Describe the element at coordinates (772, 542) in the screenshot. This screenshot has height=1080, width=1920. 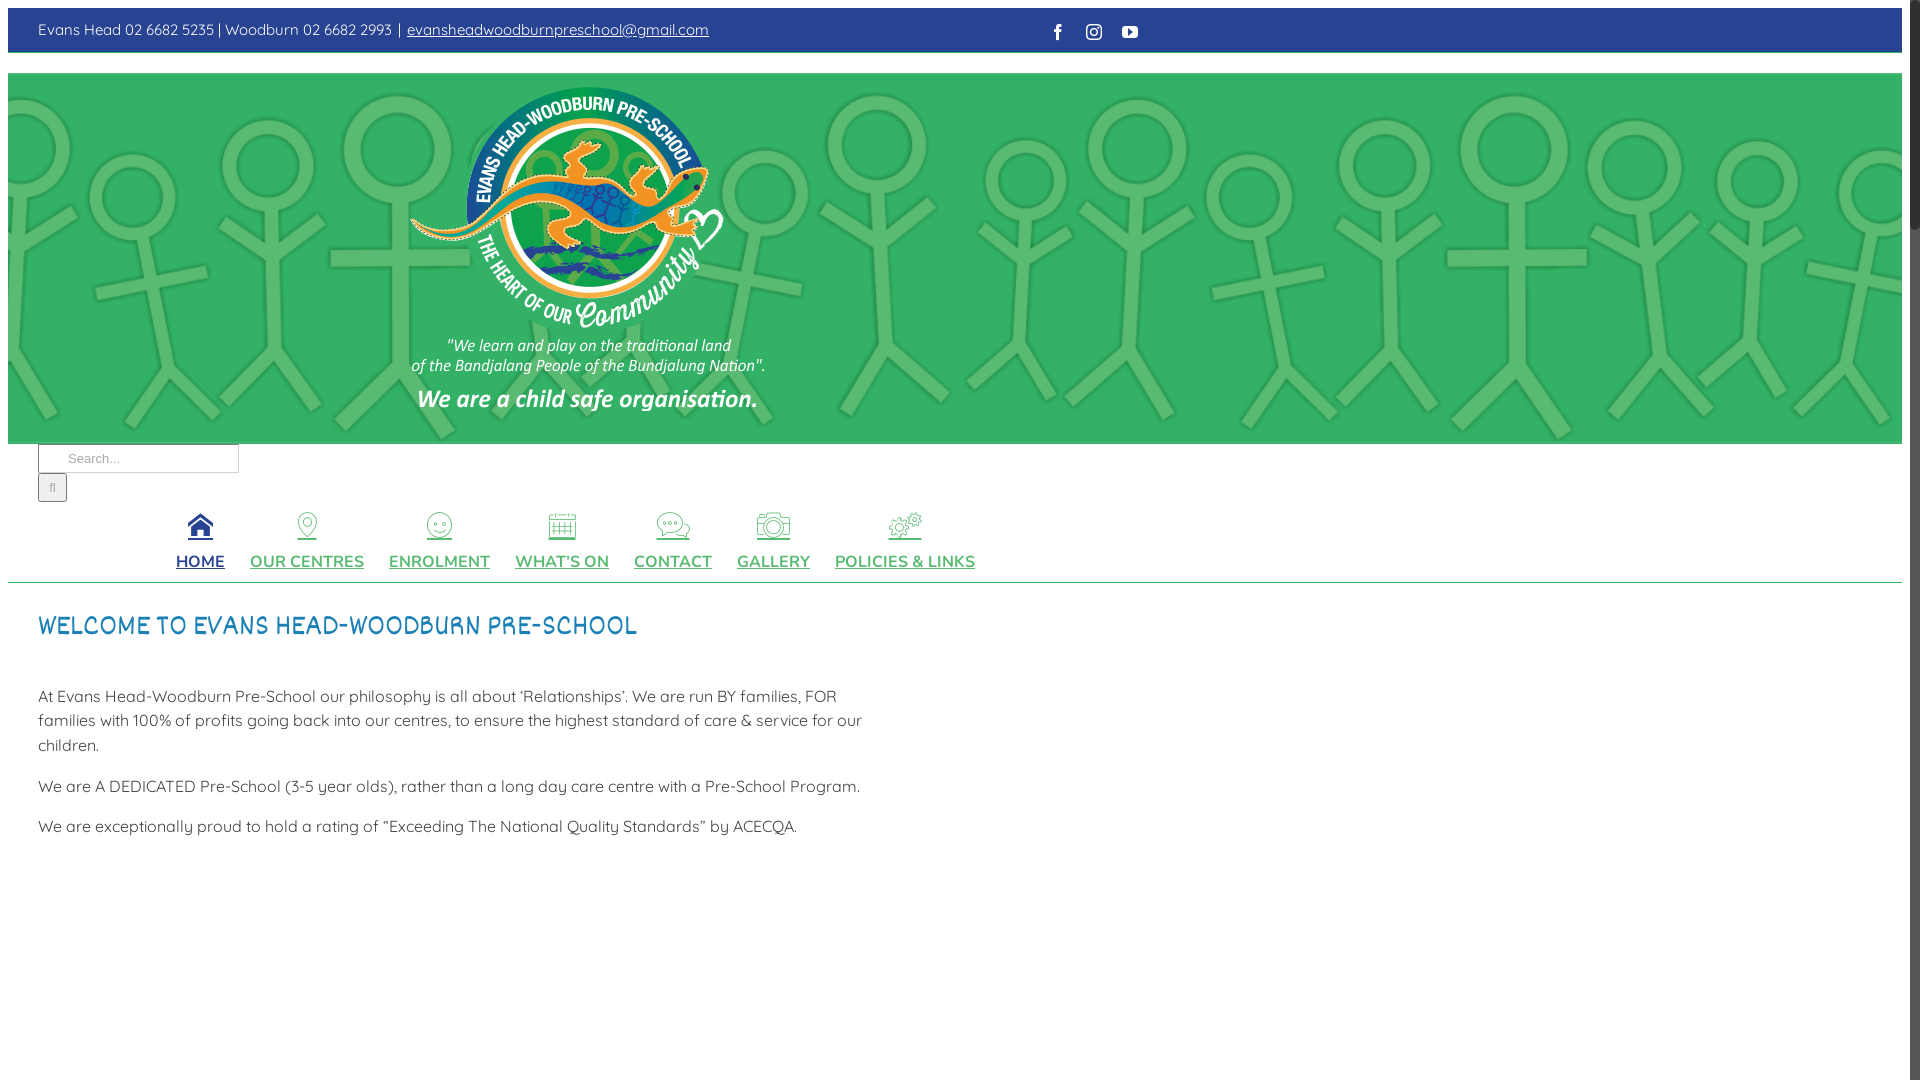
I see `'GALLERY'` at that location.